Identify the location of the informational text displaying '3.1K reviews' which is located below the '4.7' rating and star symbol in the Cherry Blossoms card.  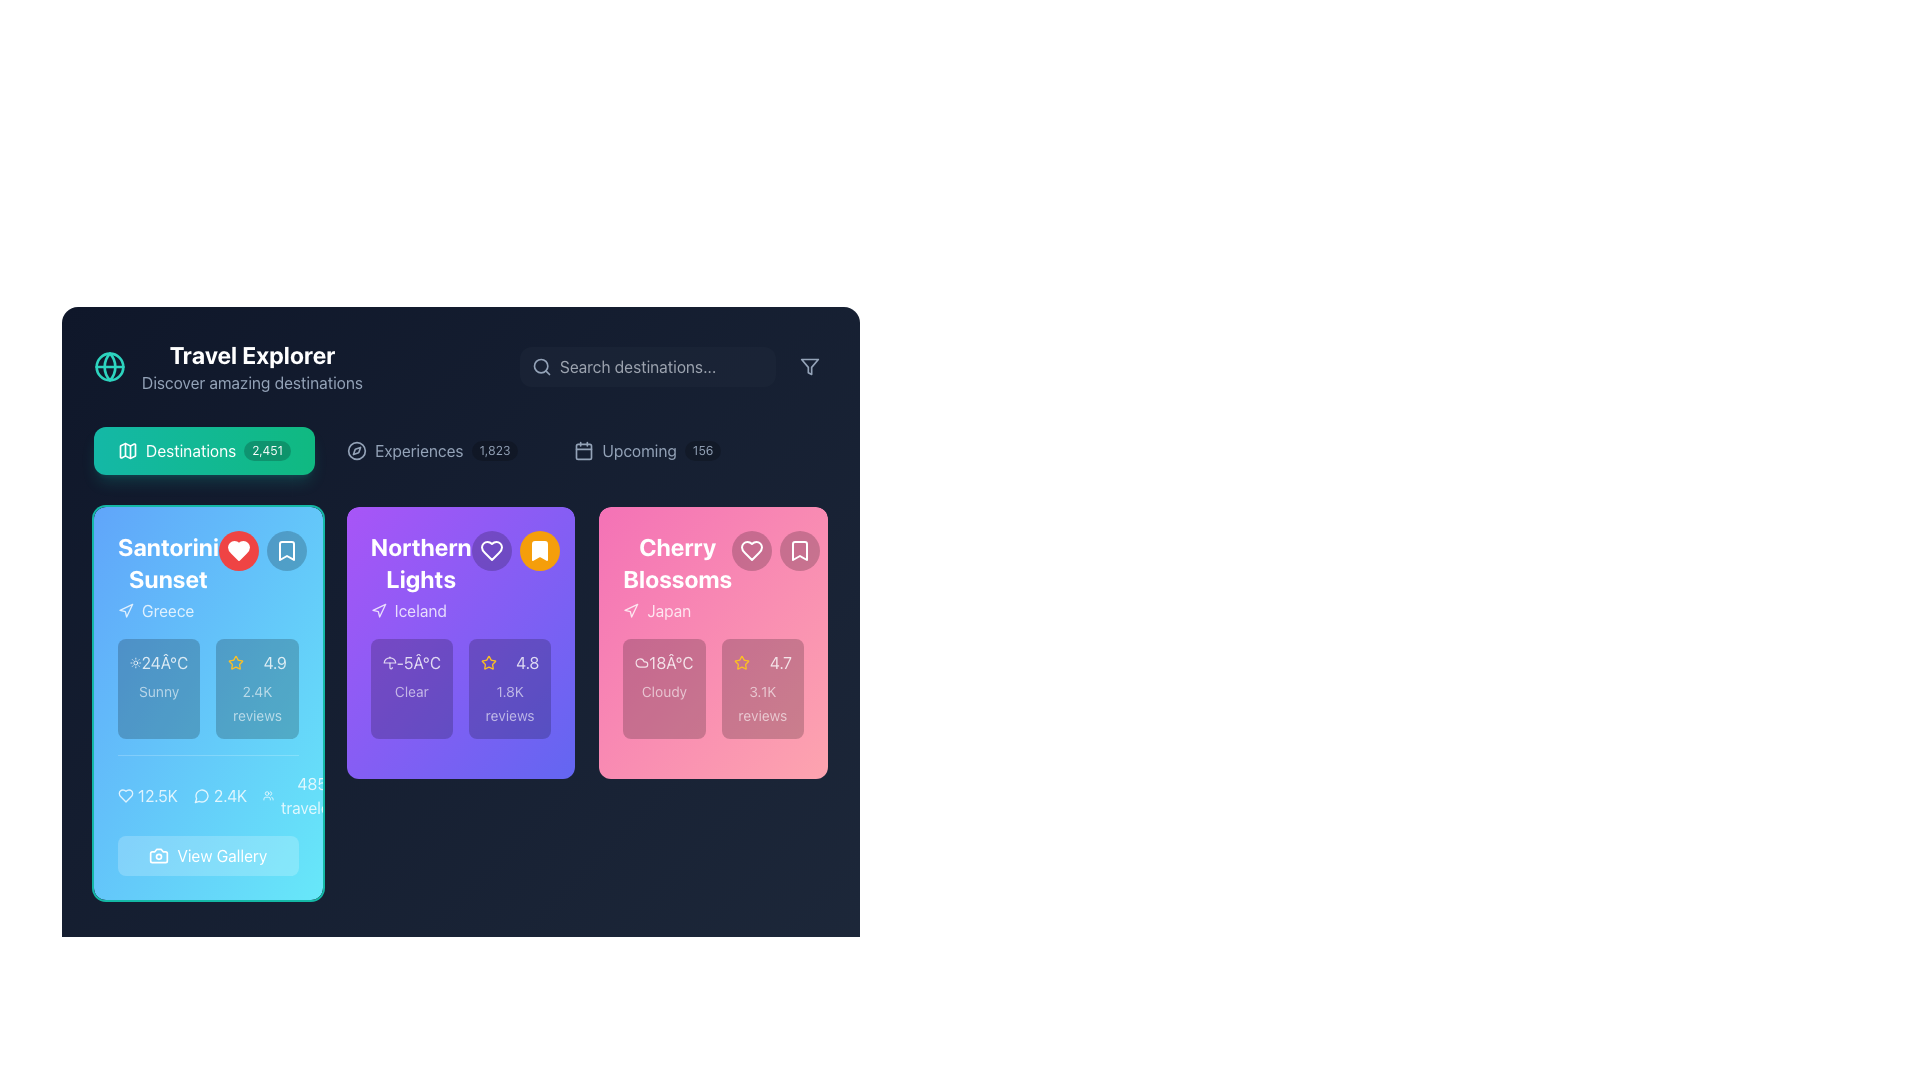
(761, 702).